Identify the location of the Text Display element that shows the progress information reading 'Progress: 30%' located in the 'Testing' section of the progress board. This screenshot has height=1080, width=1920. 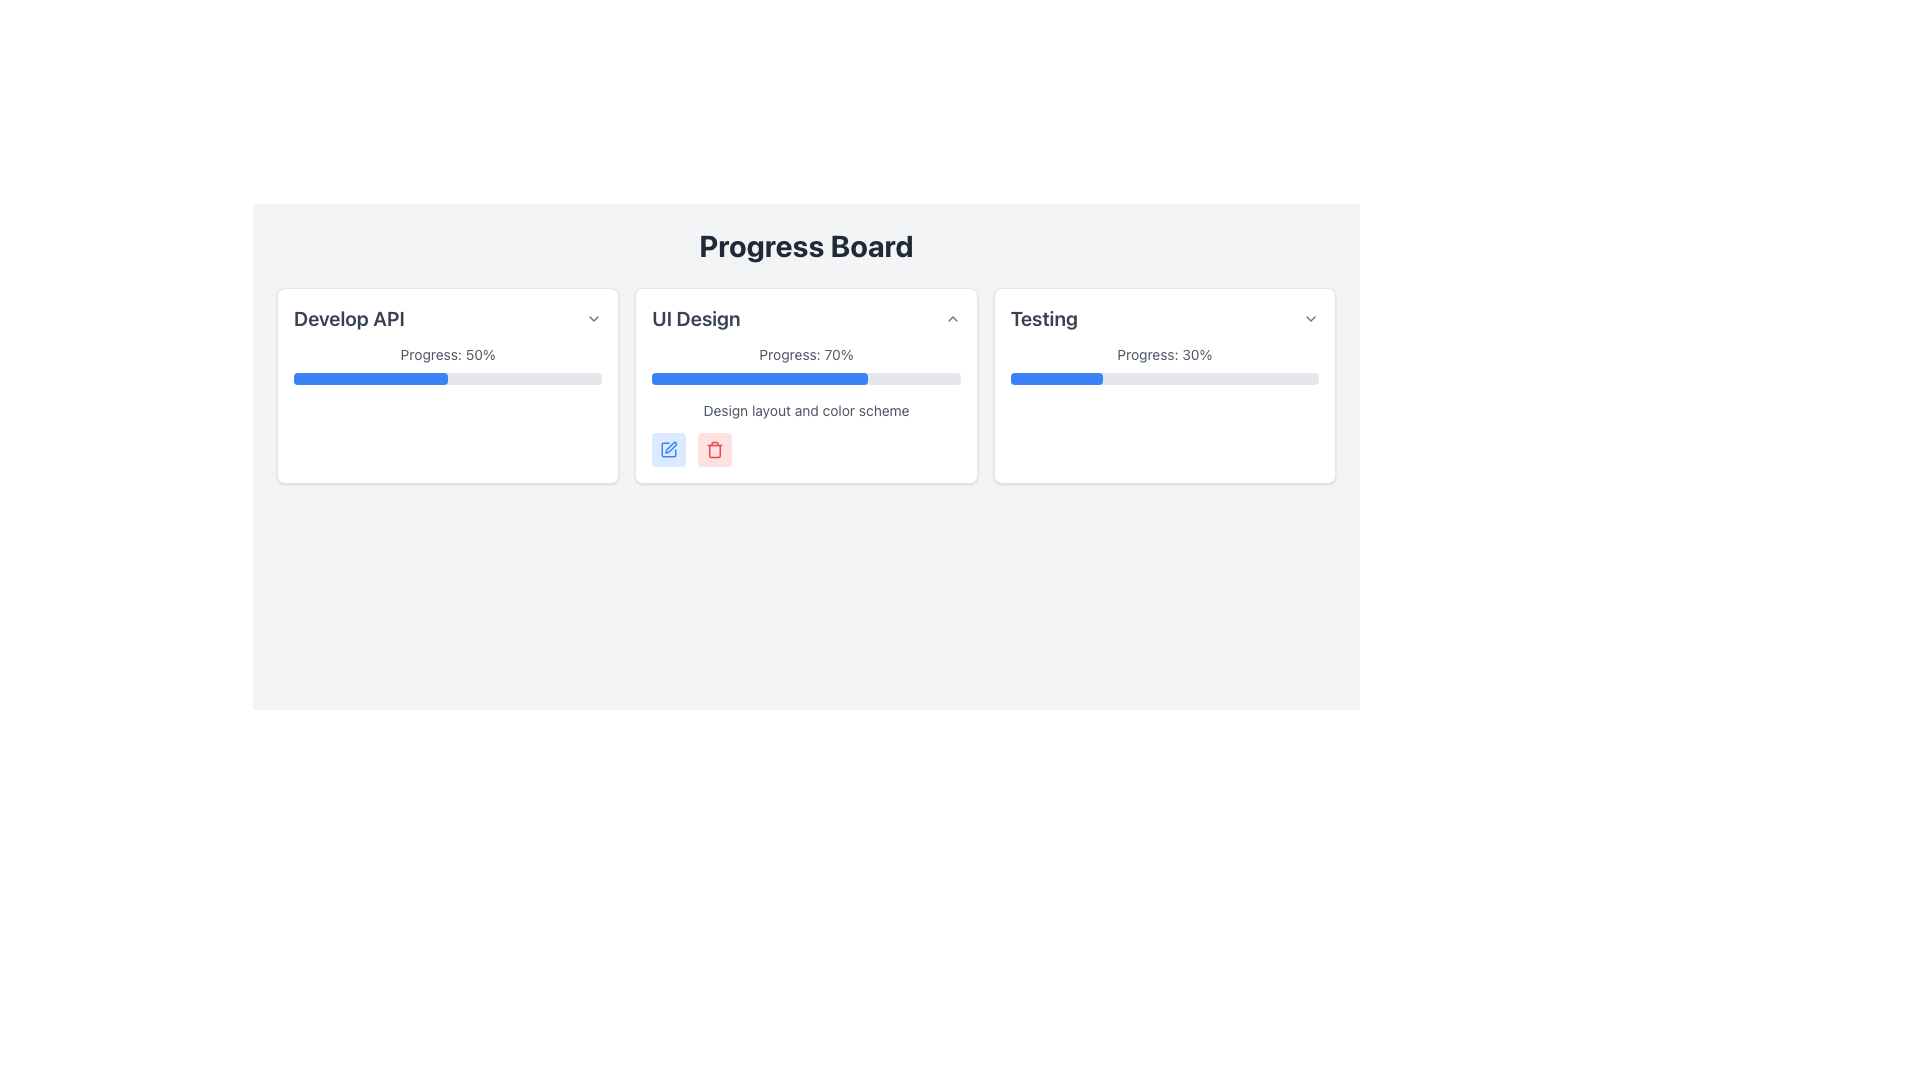
(1164, 353).